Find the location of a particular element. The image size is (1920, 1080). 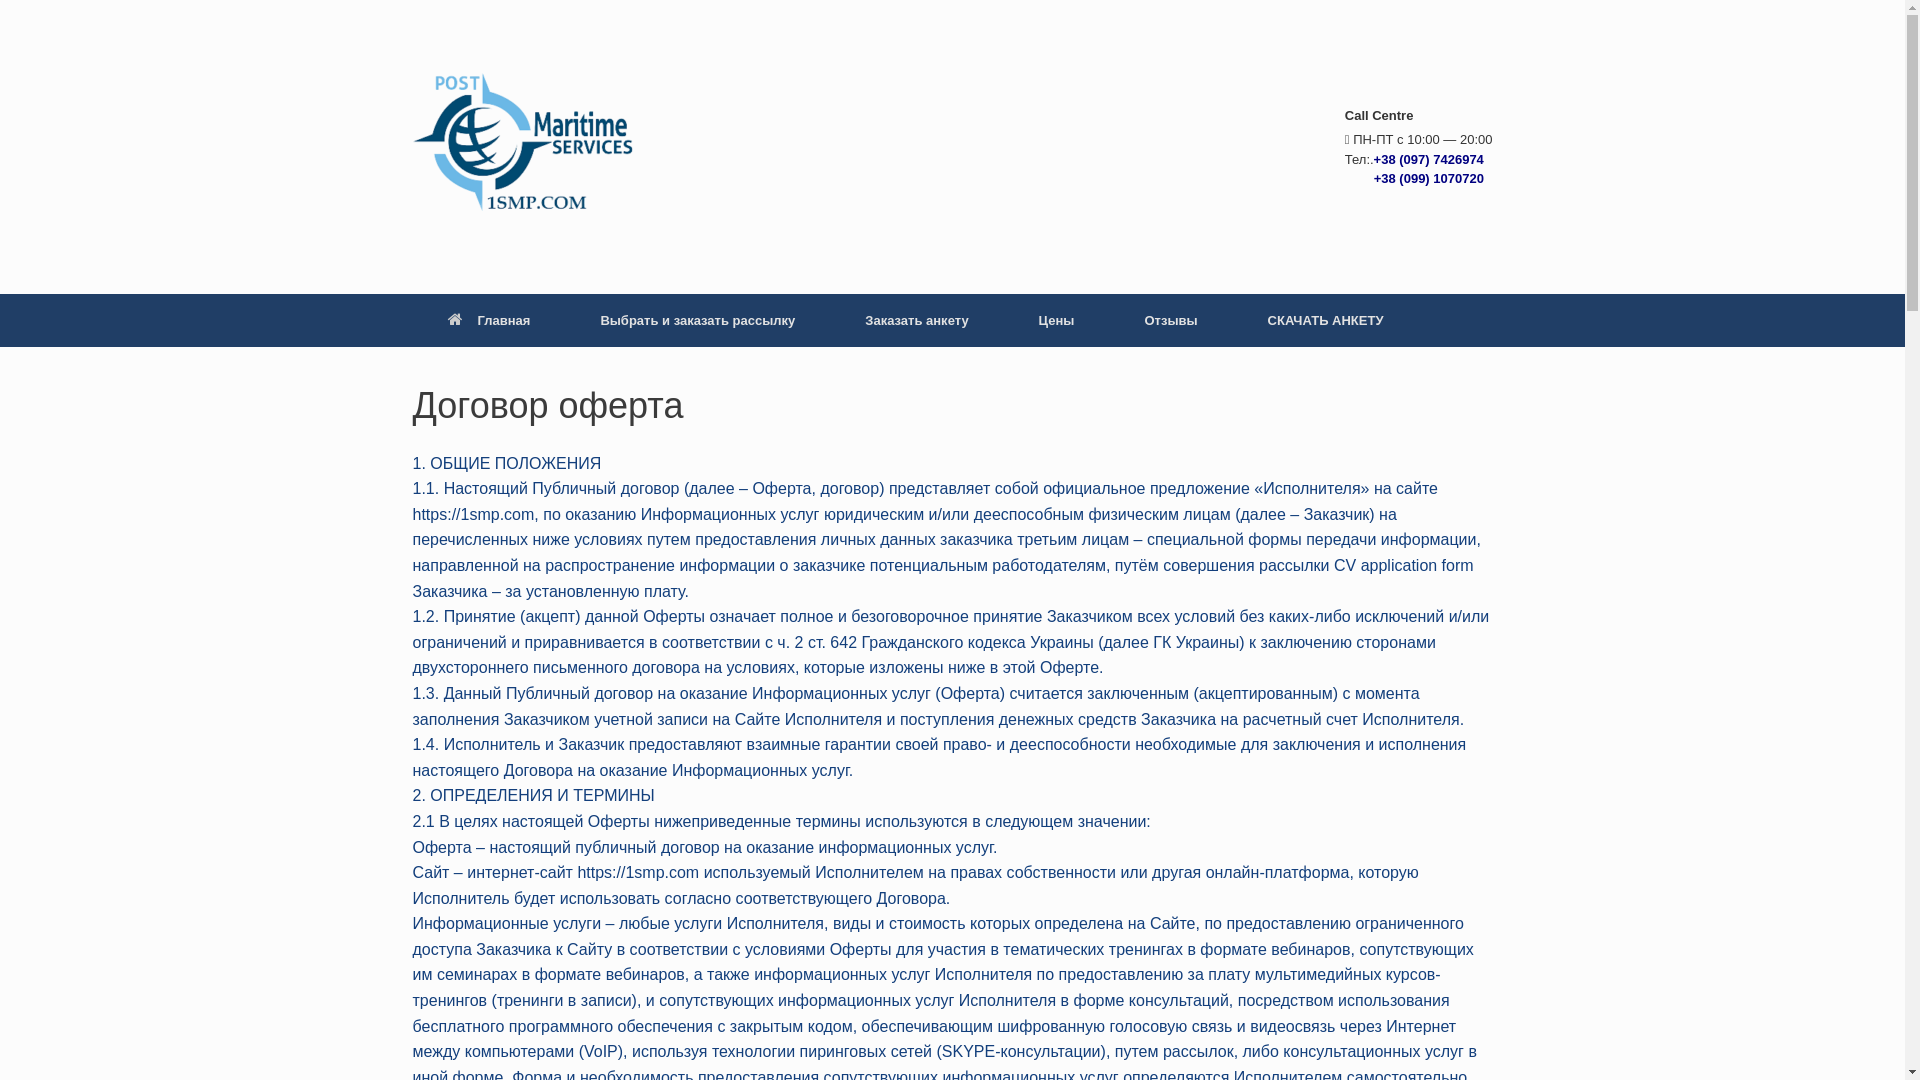

'        +38 (099) 1070720' is located at coordinates (1413, 177).